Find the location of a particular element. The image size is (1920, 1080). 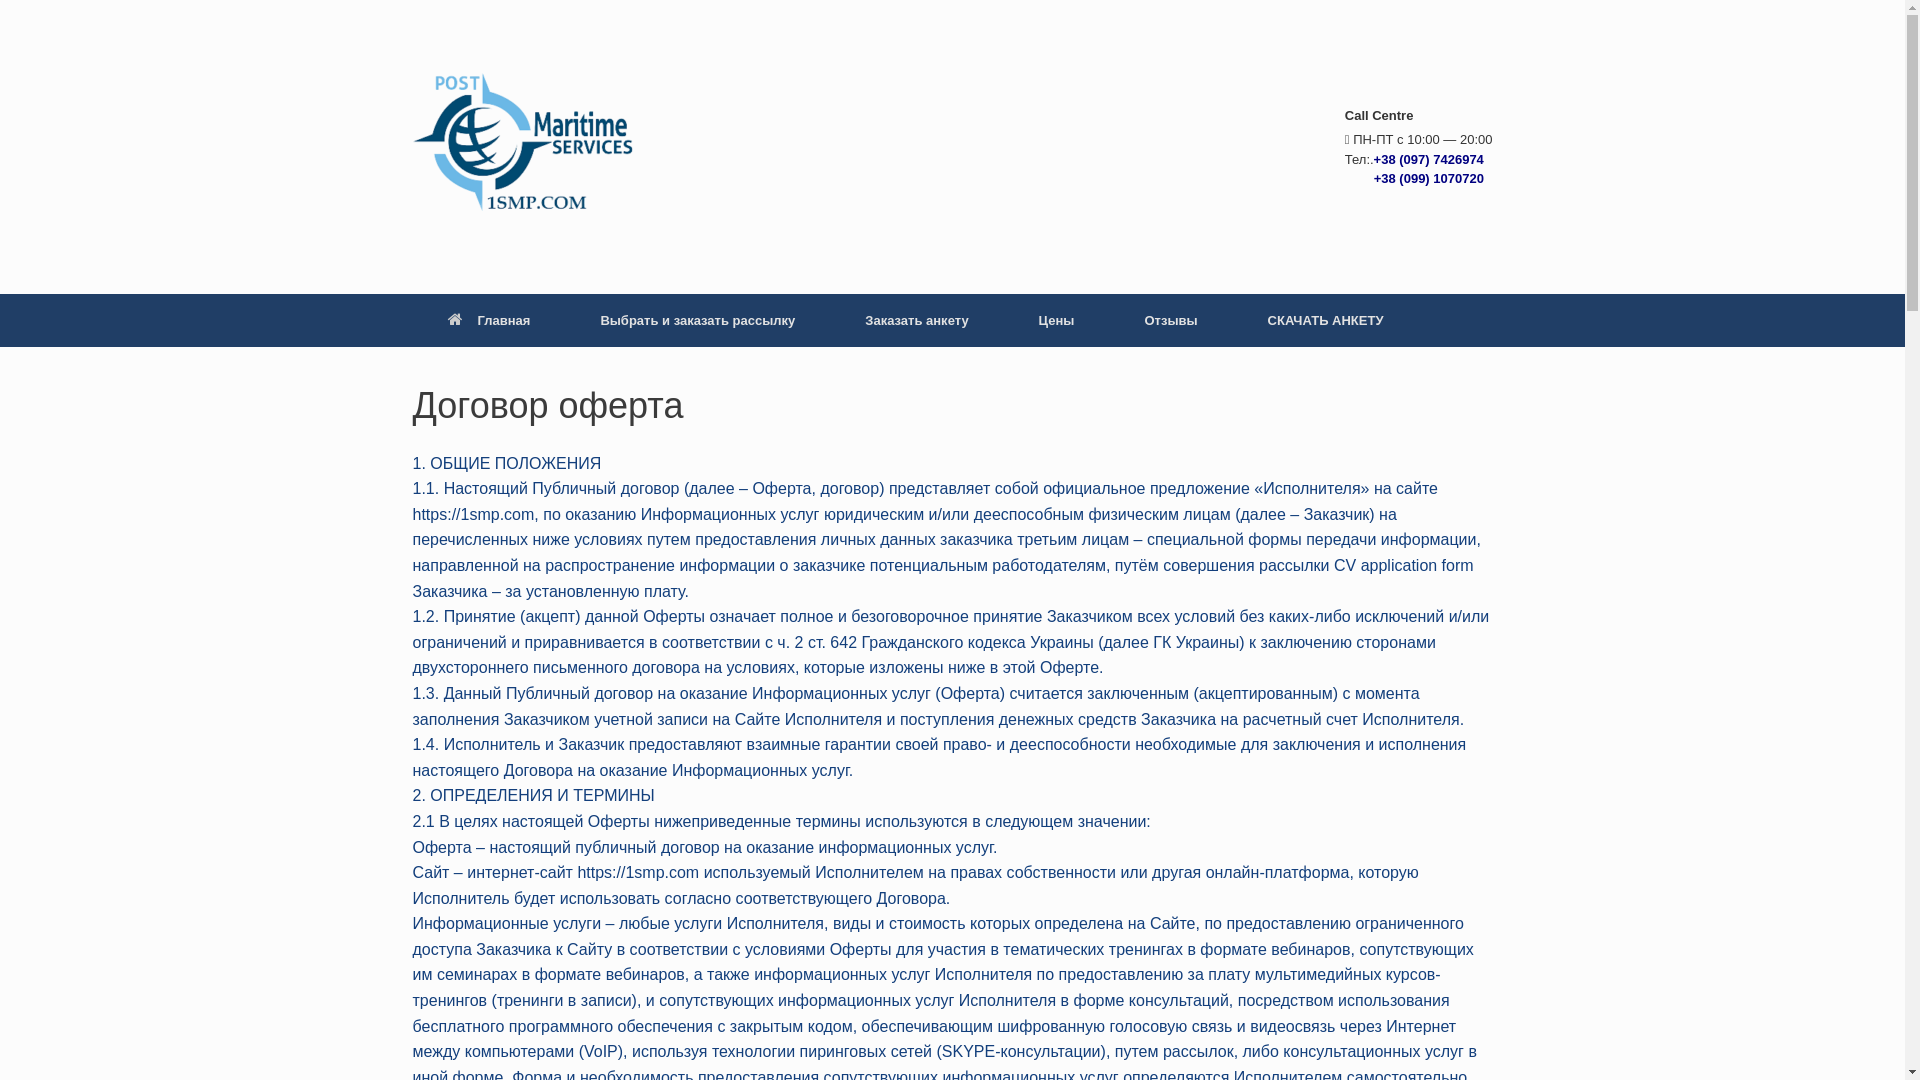

'        +38 (099) 1070720' is located at coordinates (1413, 177).